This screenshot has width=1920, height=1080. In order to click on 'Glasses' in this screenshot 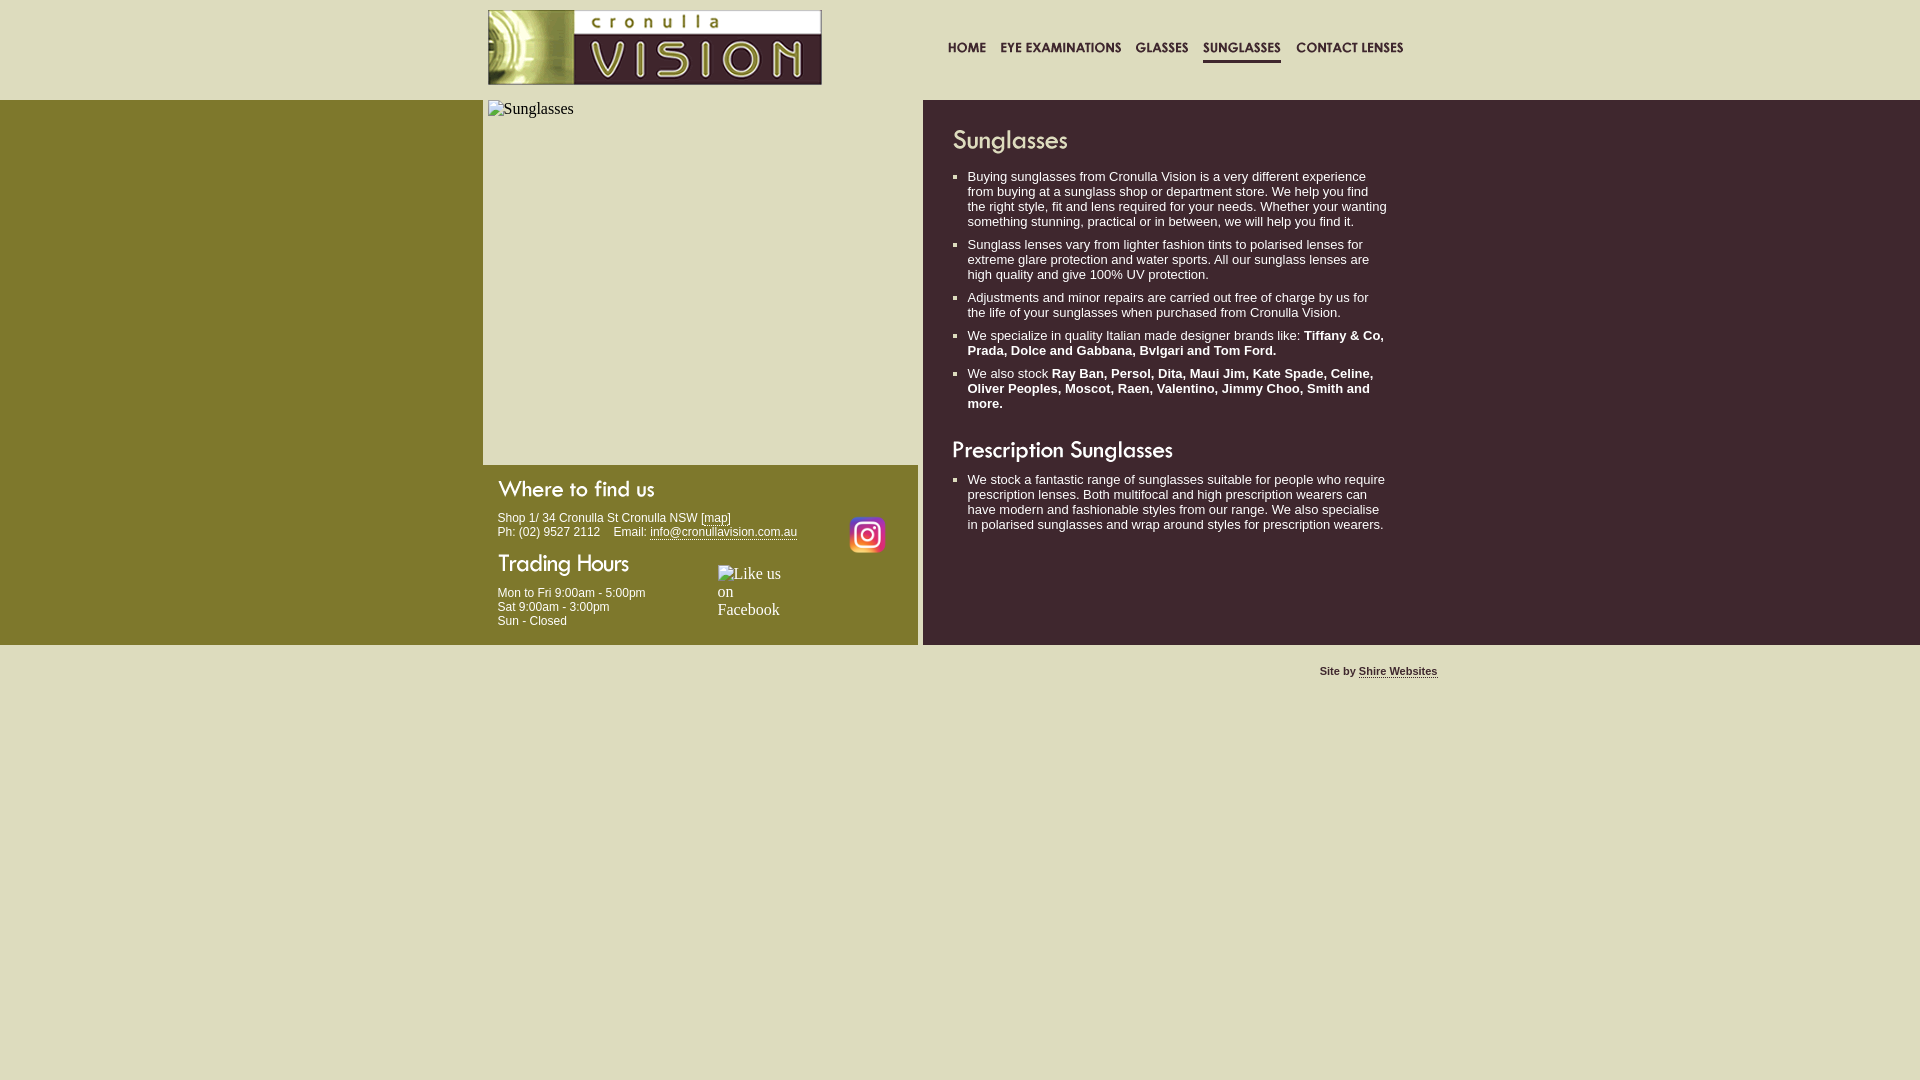, I will do `click(1161, 50)`.